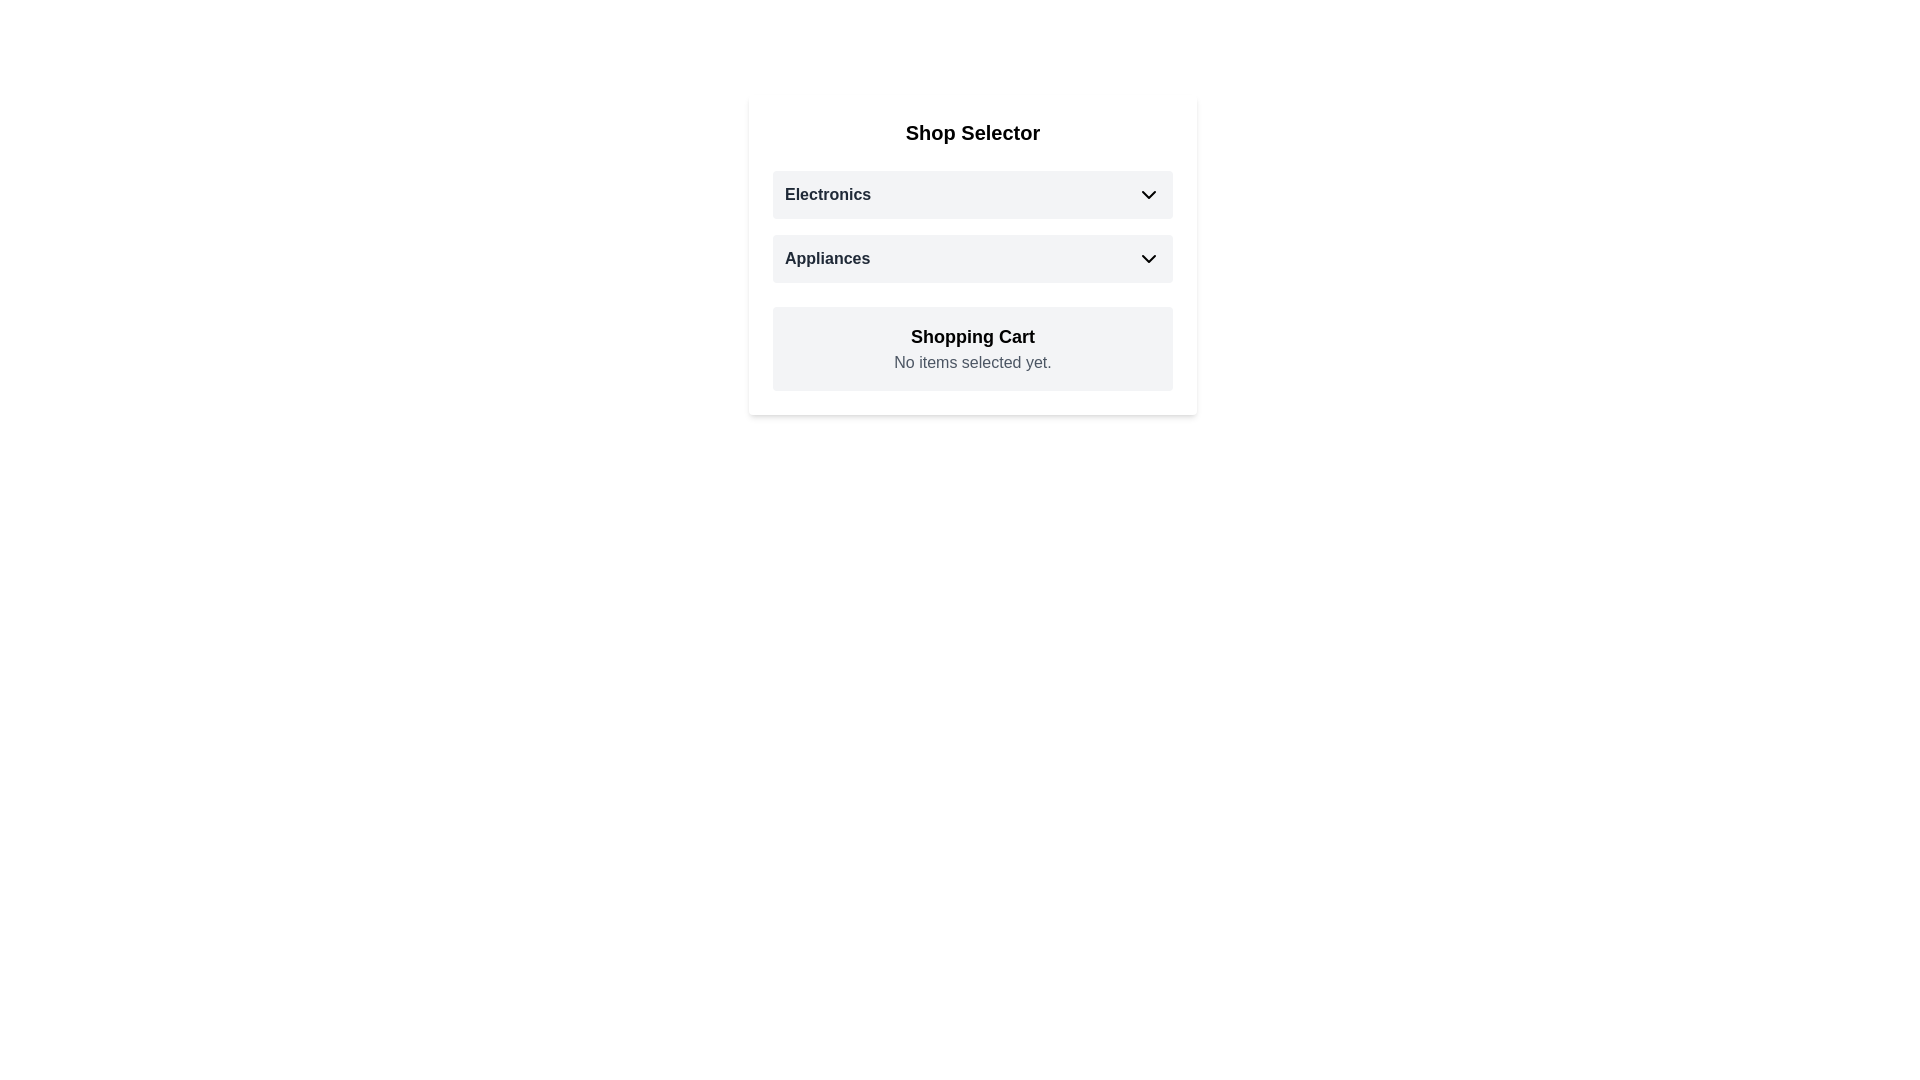 This screenshot has width=1920, height=1080. I want to click on the small black downward-pointing chevron icon located to the far right of the 'Appliances' section, aligning horizontally with the bold grey text 'Appliances' to focus on it, so click(1148, 257).